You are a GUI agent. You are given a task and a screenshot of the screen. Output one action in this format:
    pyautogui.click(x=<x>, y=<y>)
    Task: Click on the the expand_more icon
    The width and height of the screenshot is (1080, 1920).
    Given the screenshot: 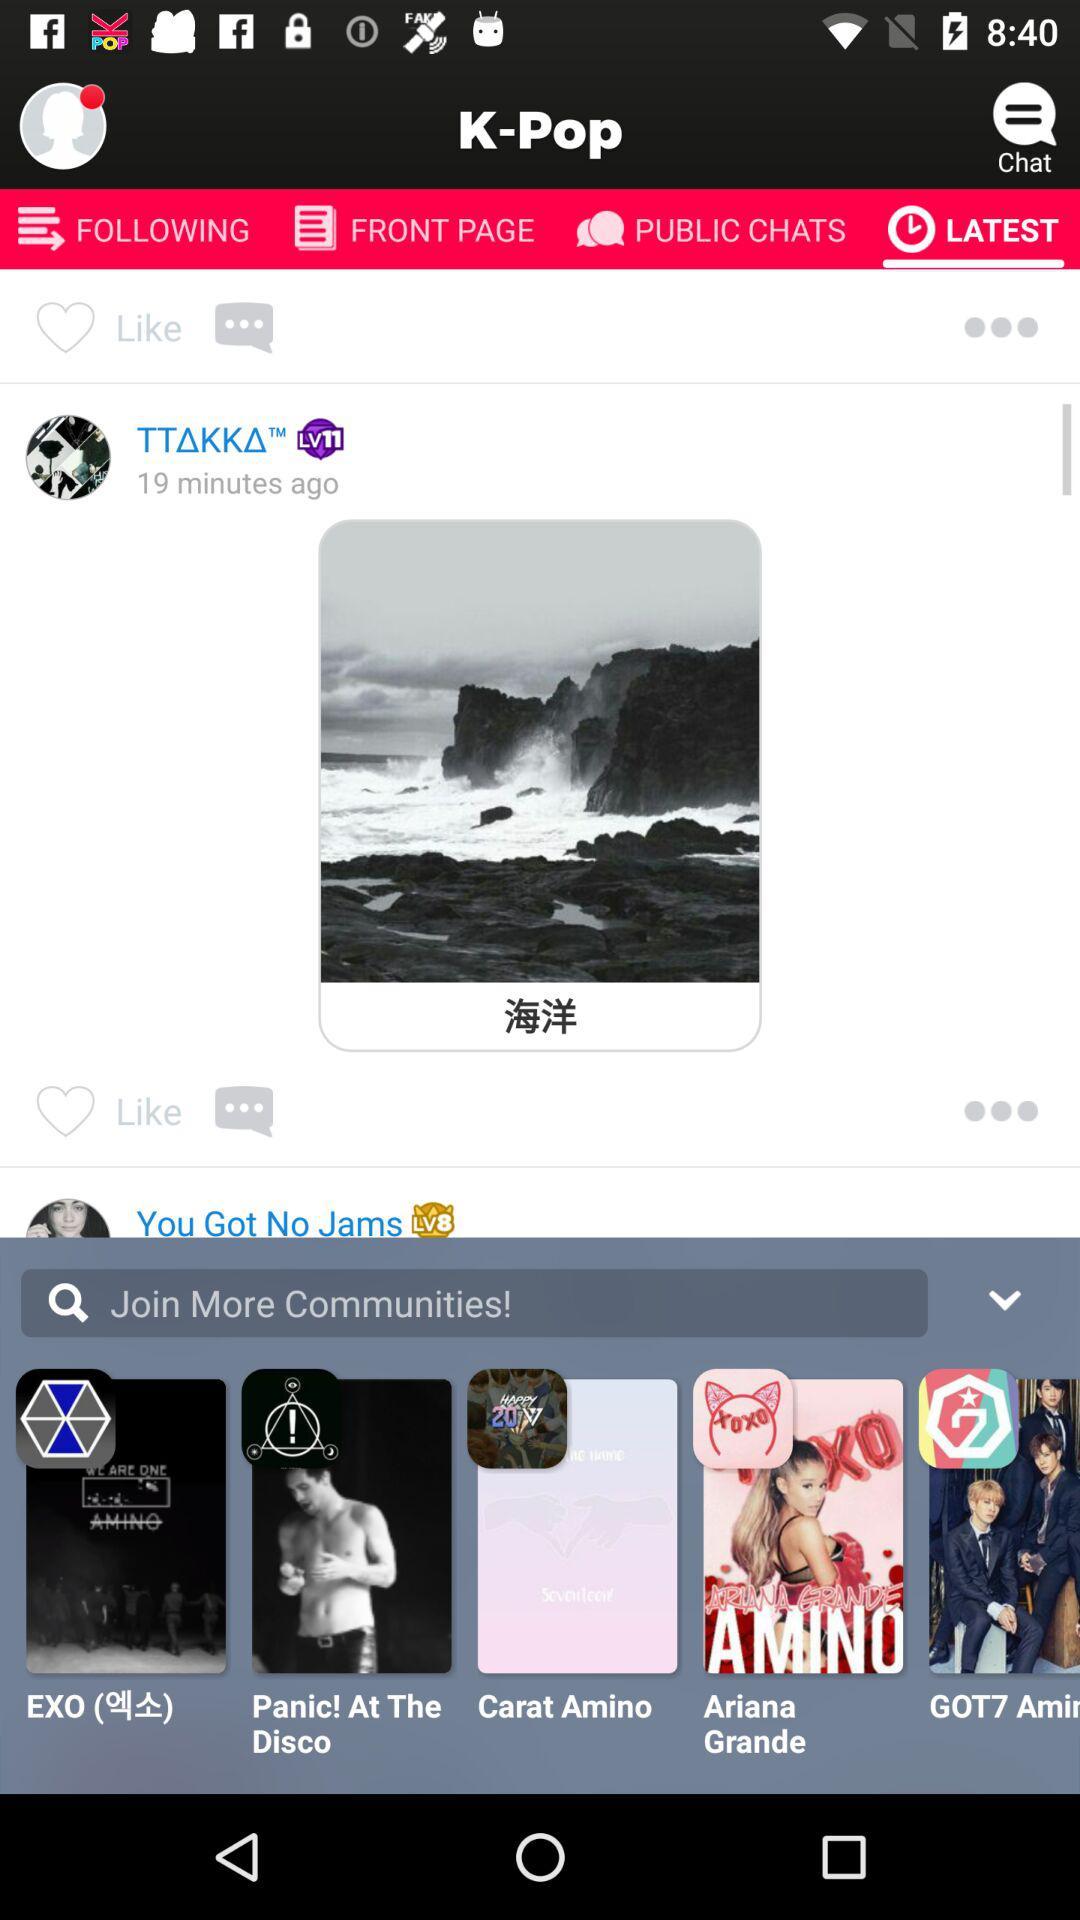 What is the action you would take?
    pyautogui.click(x=1003, y=1297)
    